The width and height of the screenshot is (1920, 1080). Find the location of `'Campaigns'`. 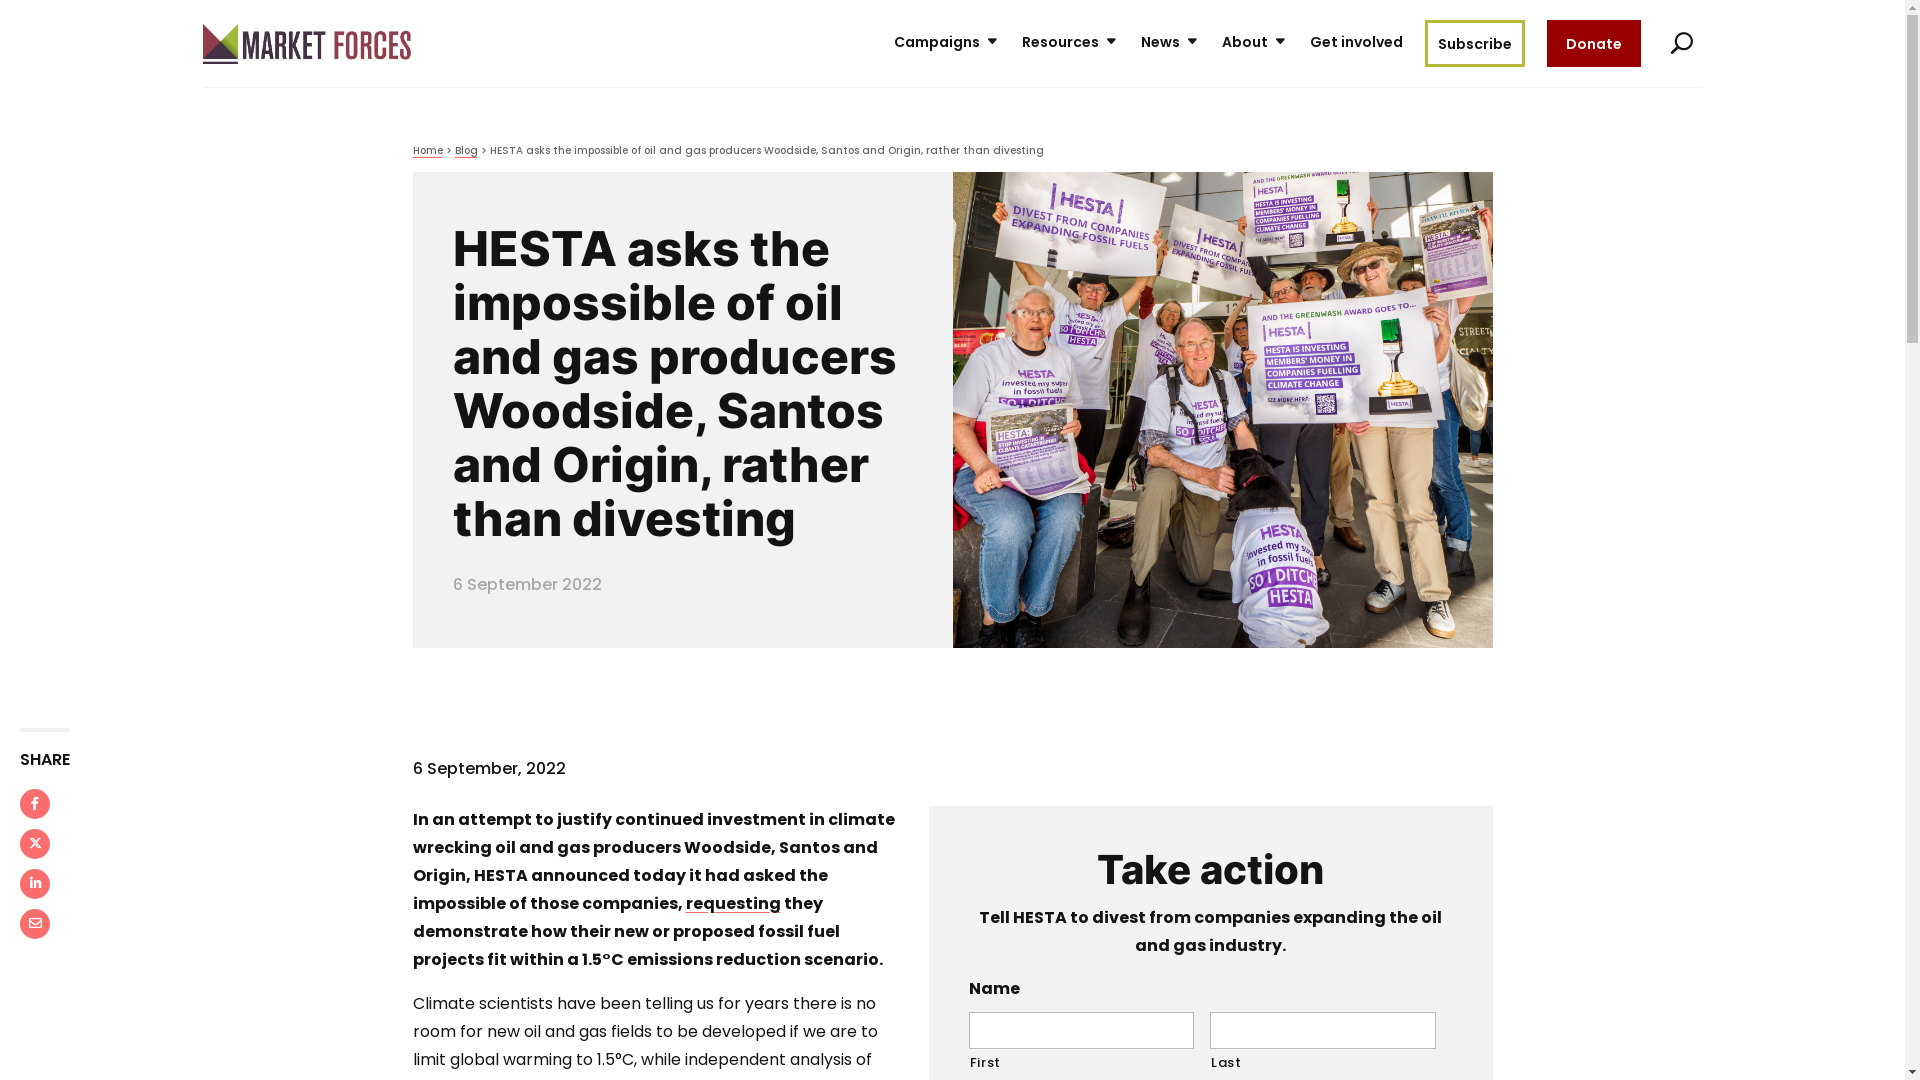

'Campaigns' is located at coordinates (892, 43).